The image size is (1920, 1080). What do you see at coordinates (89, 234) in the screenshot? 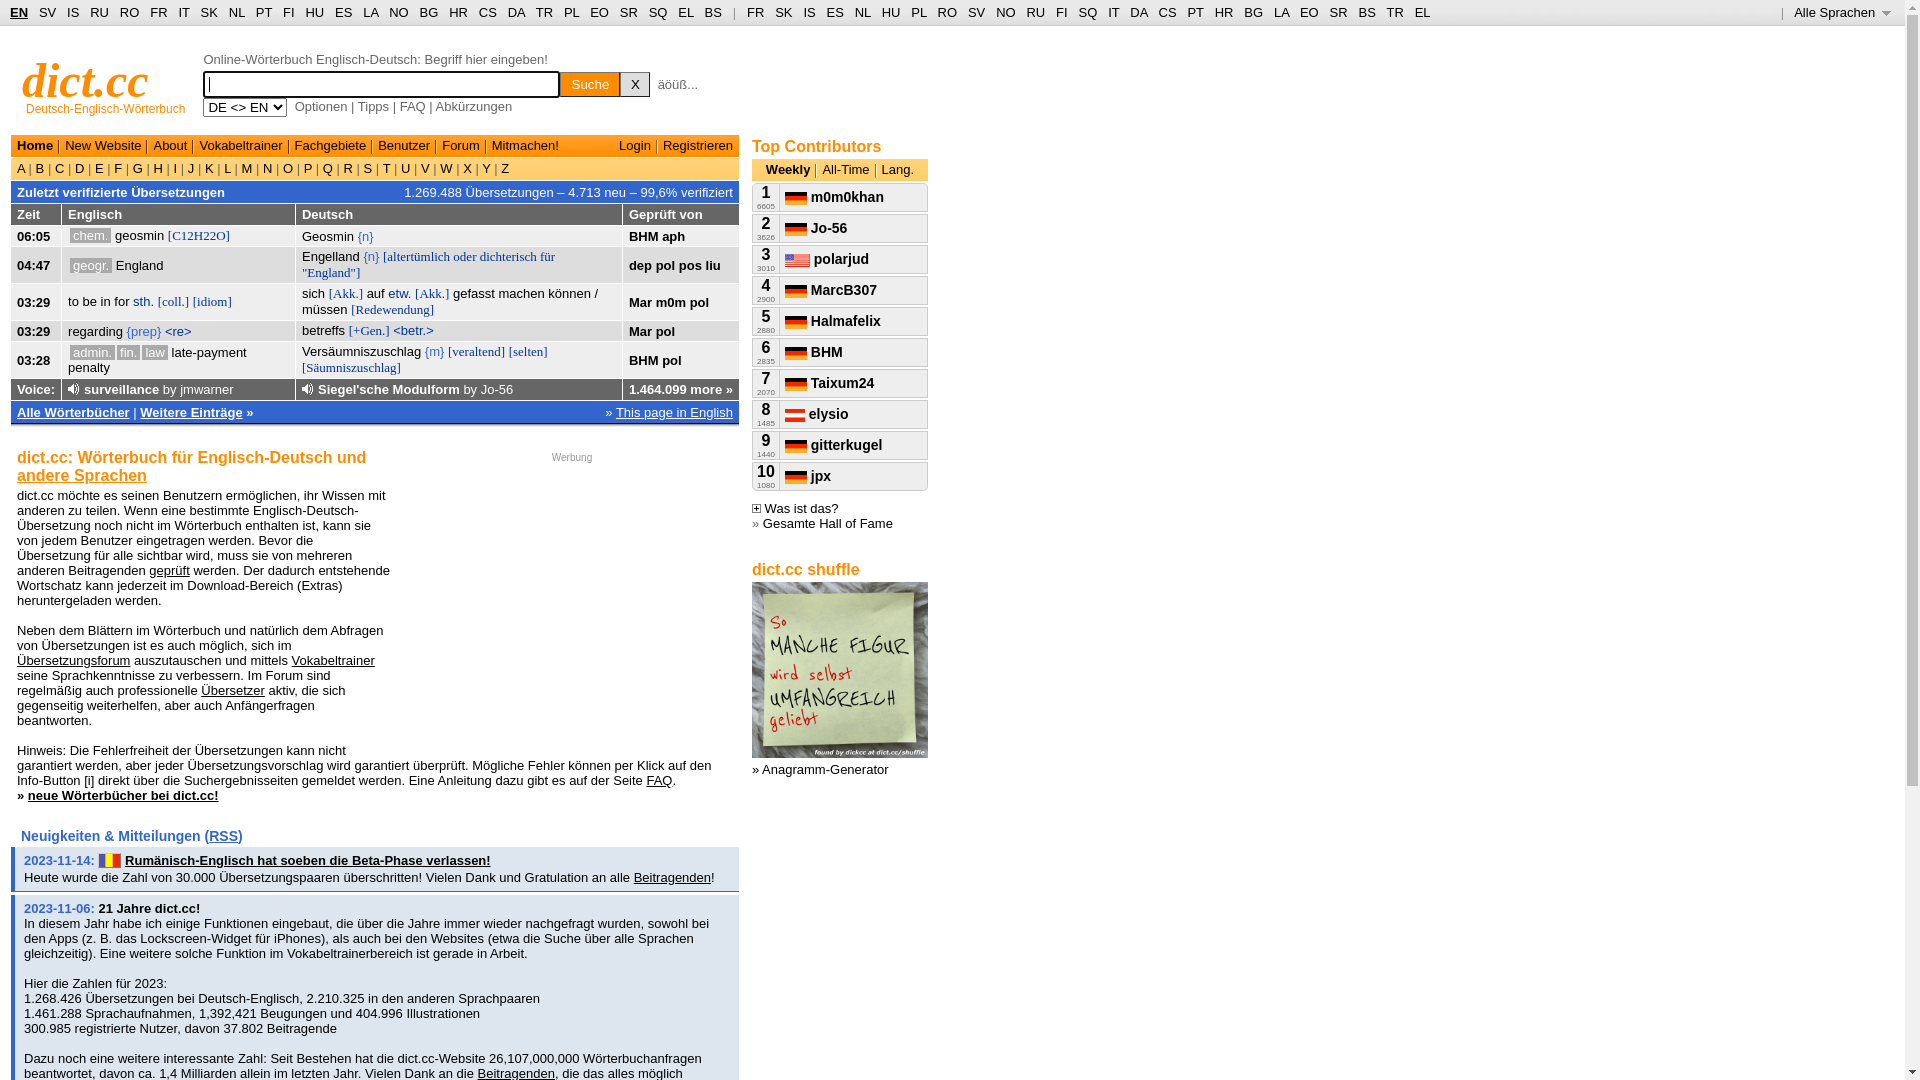
I see `'chem.'` at bounding box center [89, 234].